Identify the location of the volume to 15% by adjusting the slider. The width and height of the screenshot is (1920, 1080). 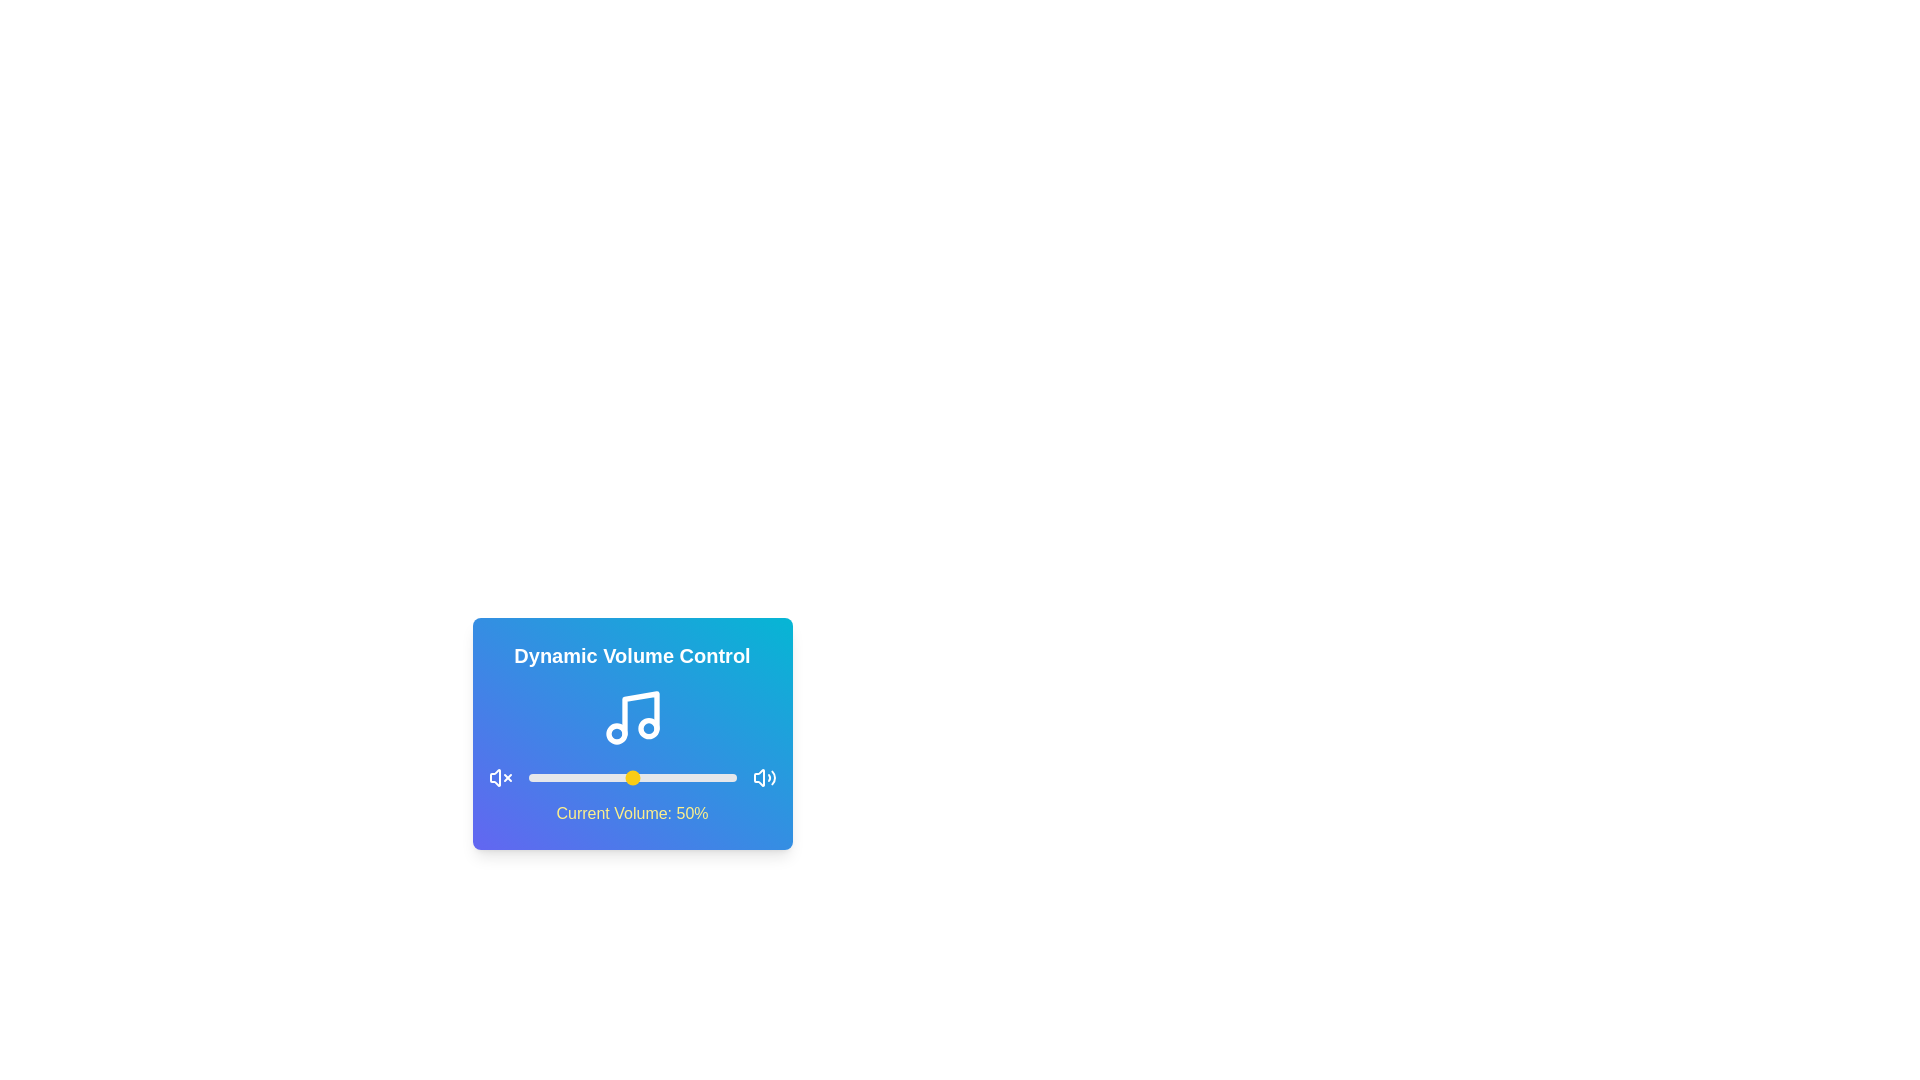
(559, 777).